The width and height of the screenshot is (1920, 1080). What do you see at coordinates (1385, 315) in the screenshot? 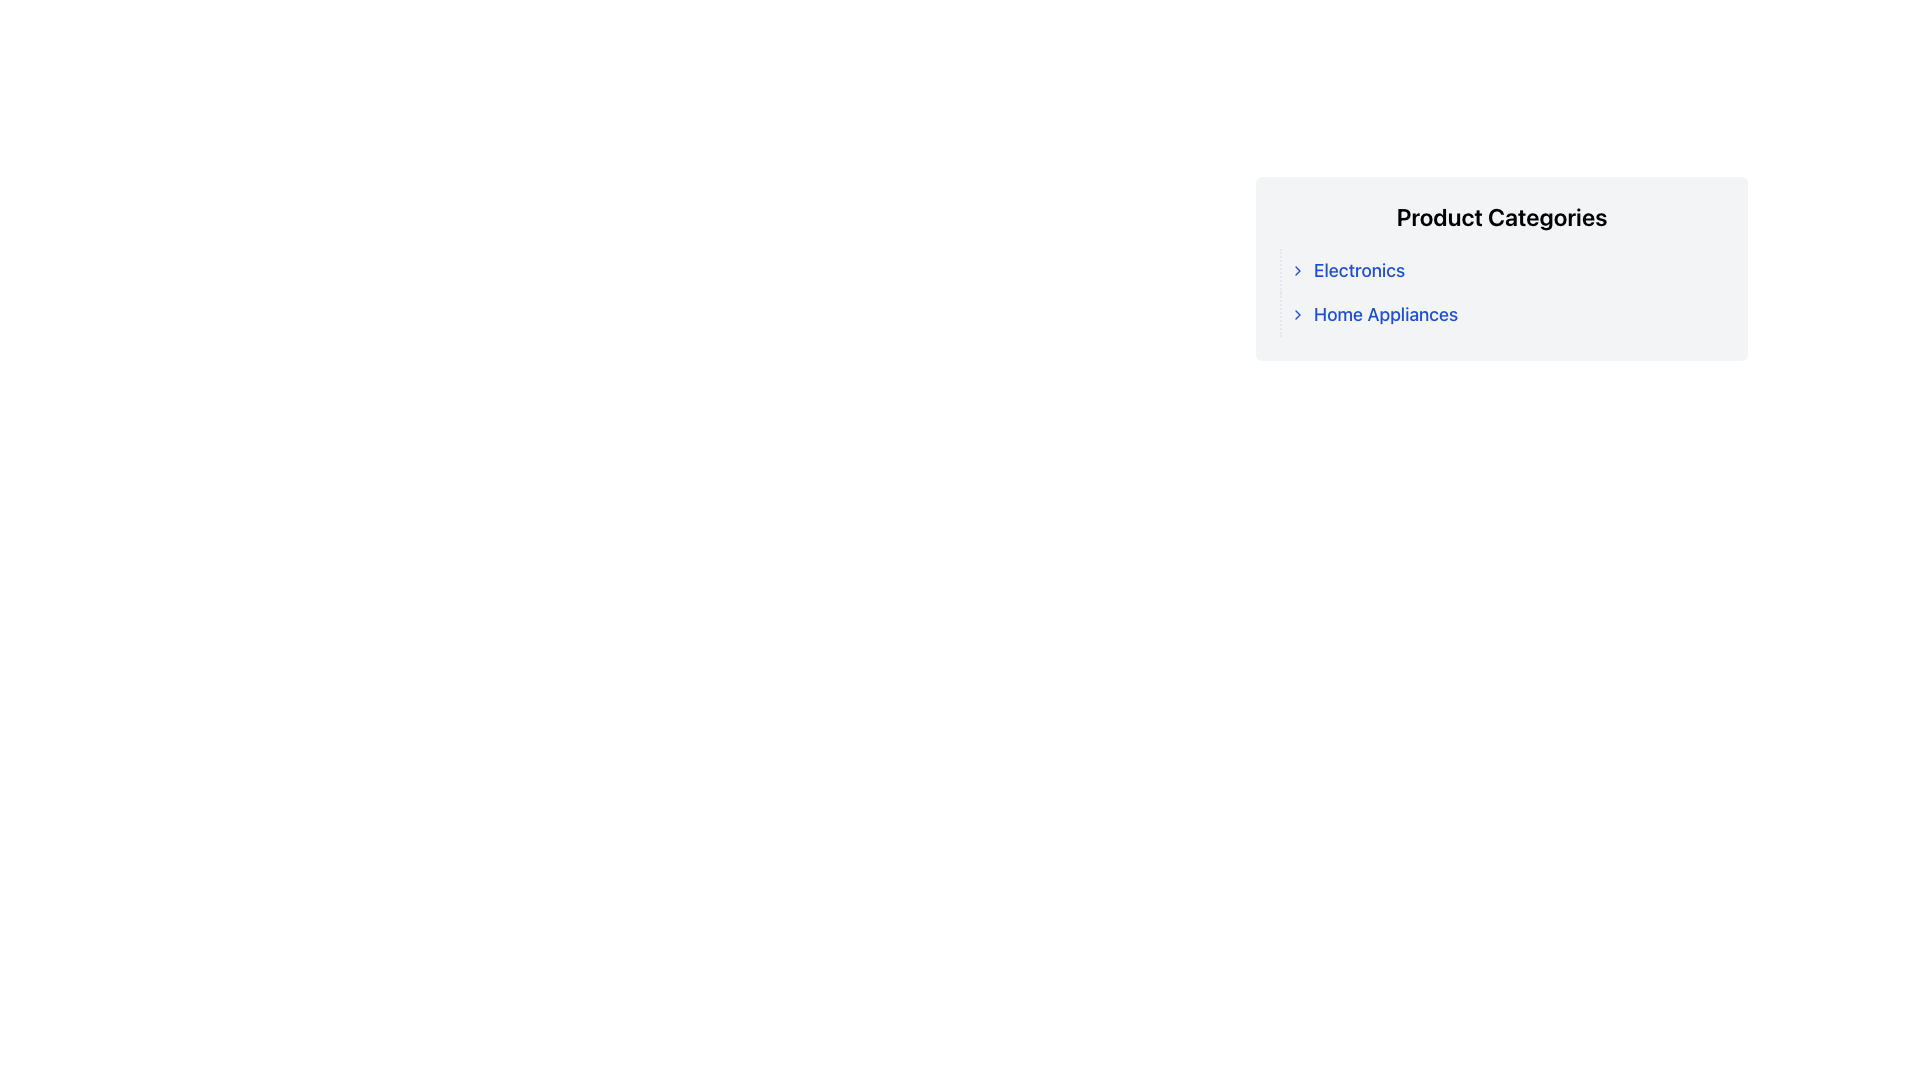
I see `the 'Home Appliances' text label, which is styled in medium weight, larger blue font, and is located under the 'Product Categories' section following 'Electronics'` at bounding box center [1385, 315].